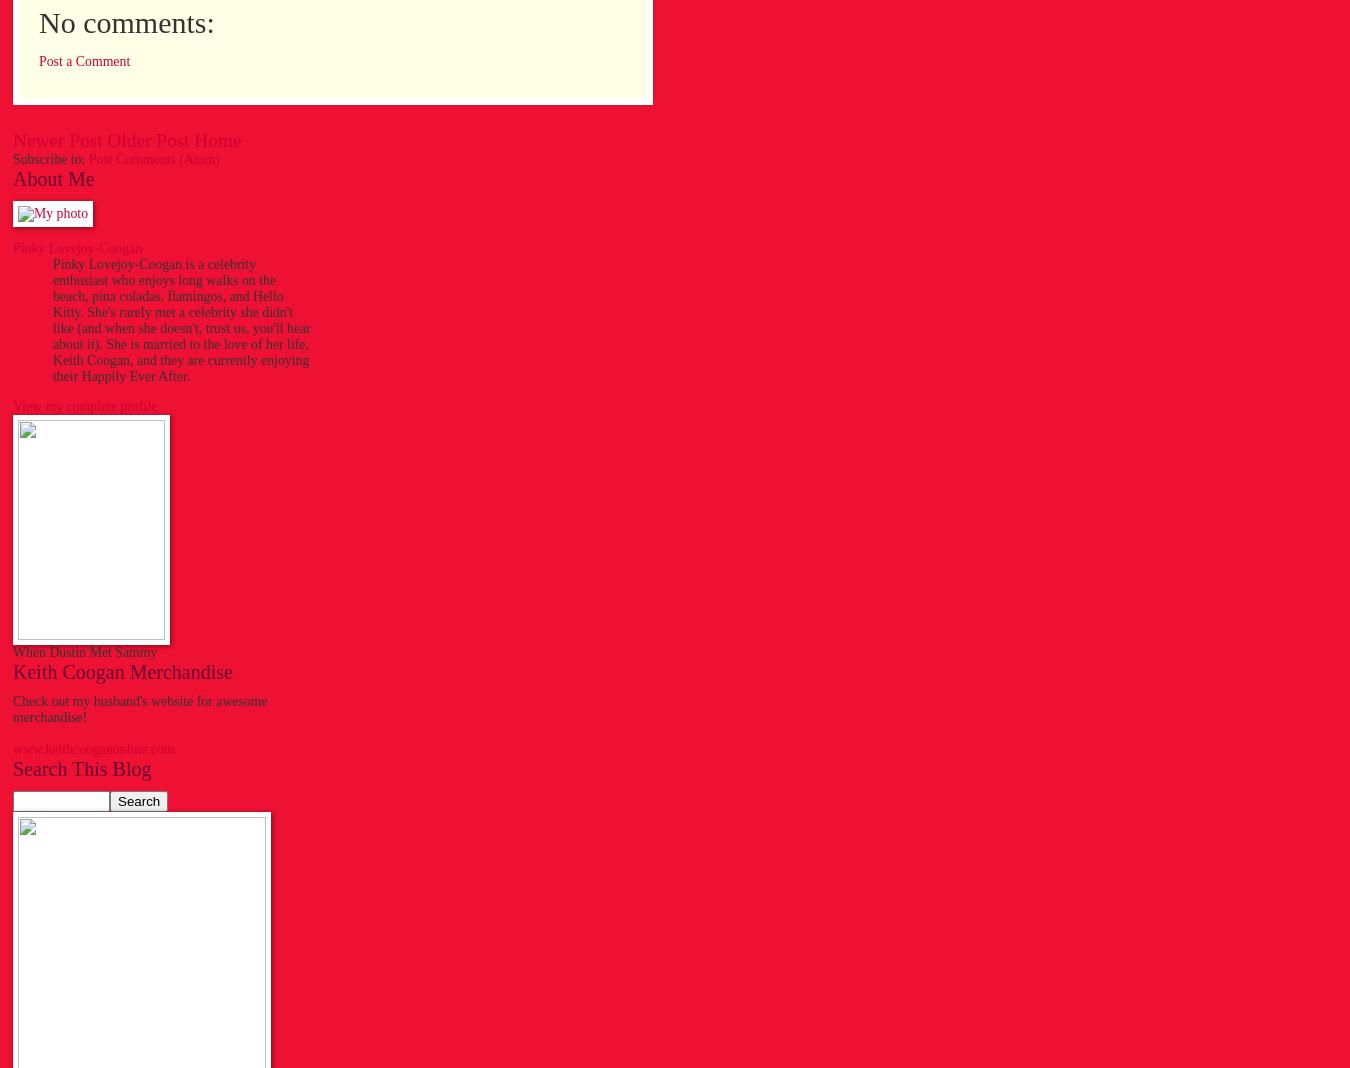  What do you see at coordinates (80, 767) in the screenshot?
I see `'Search This Blog'` at bounding box center [80, 767].